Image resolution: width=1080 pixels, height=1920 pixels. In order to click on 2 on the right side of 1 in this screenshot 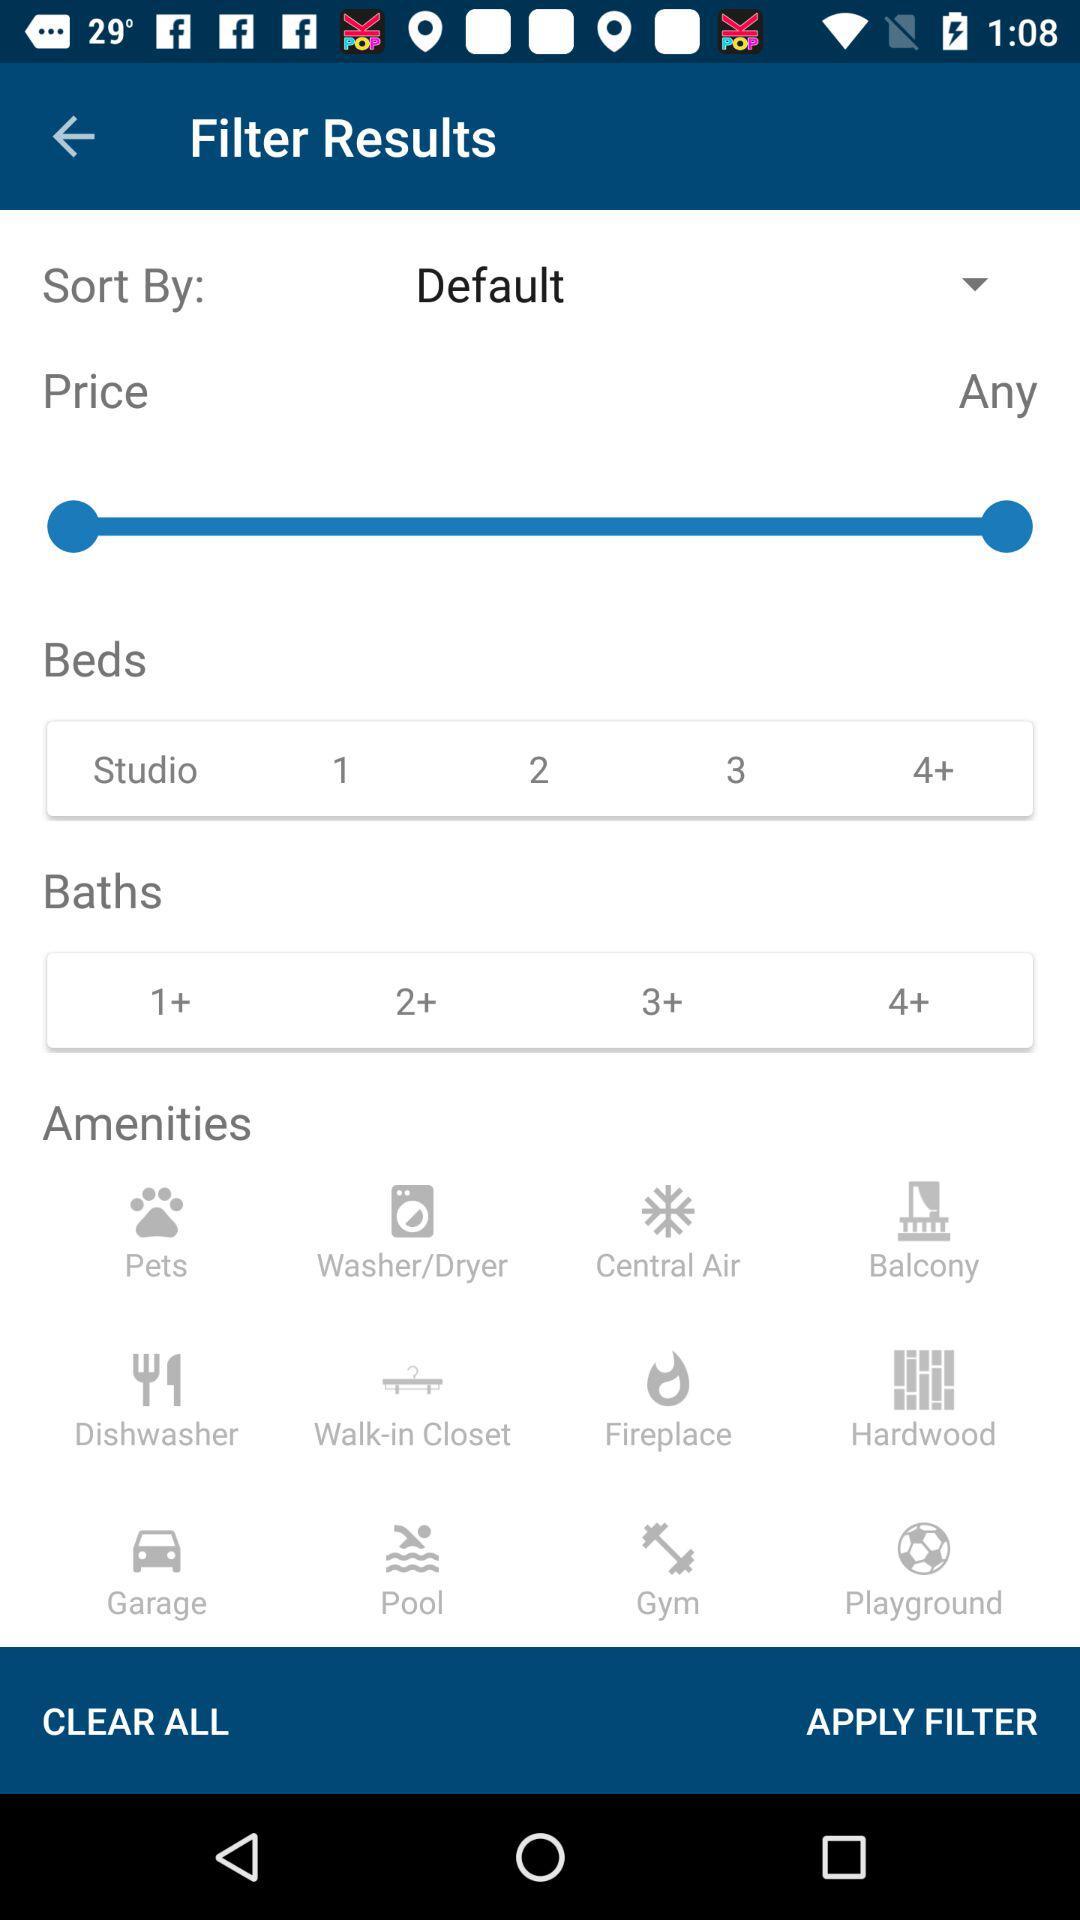, I will do `click(415, 1000)`.